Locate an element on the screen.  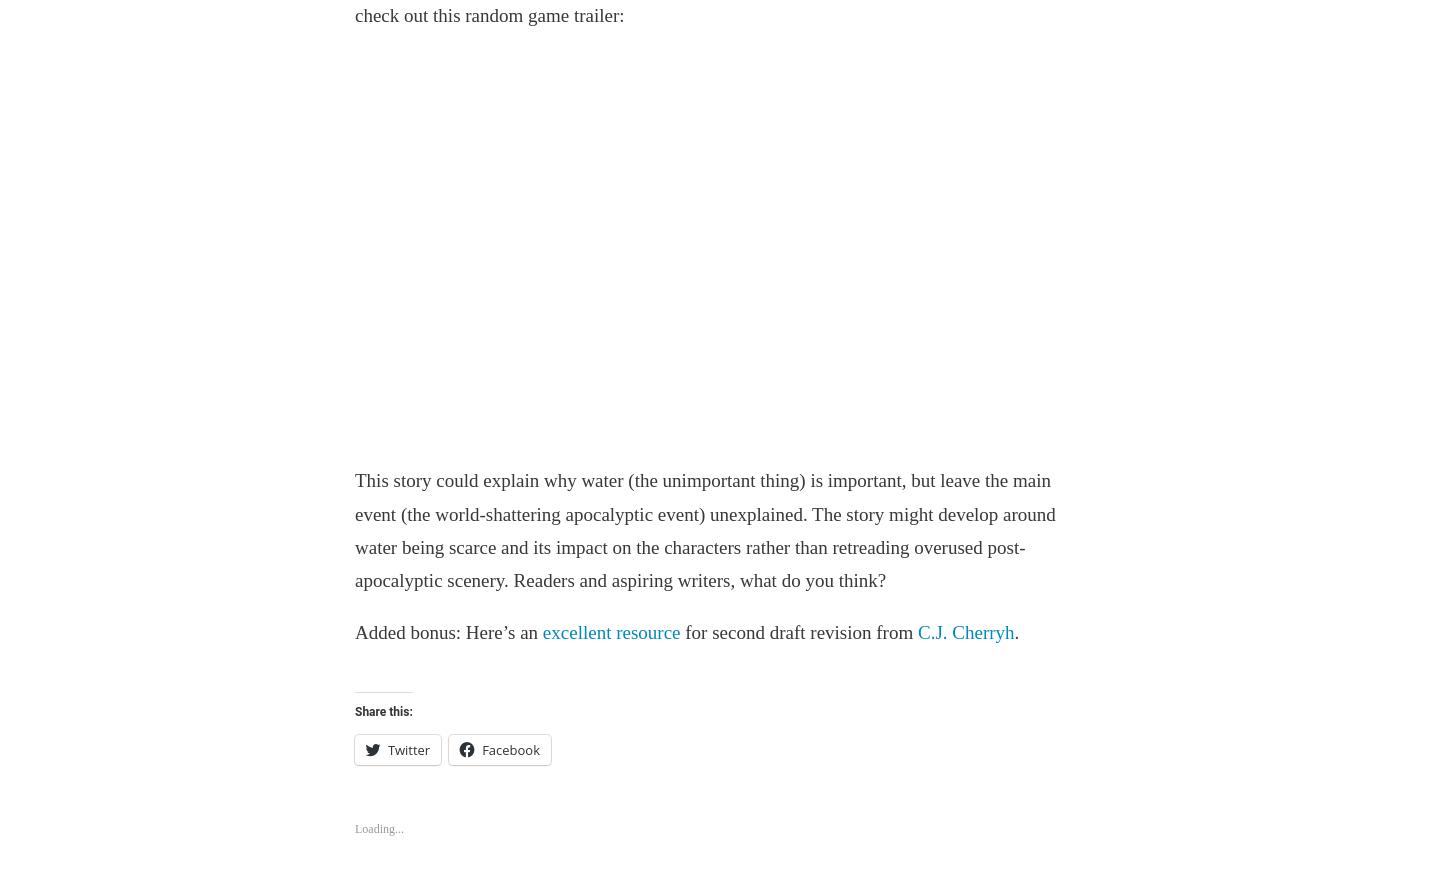
'Share this:' is located at coordinates (382, 711).